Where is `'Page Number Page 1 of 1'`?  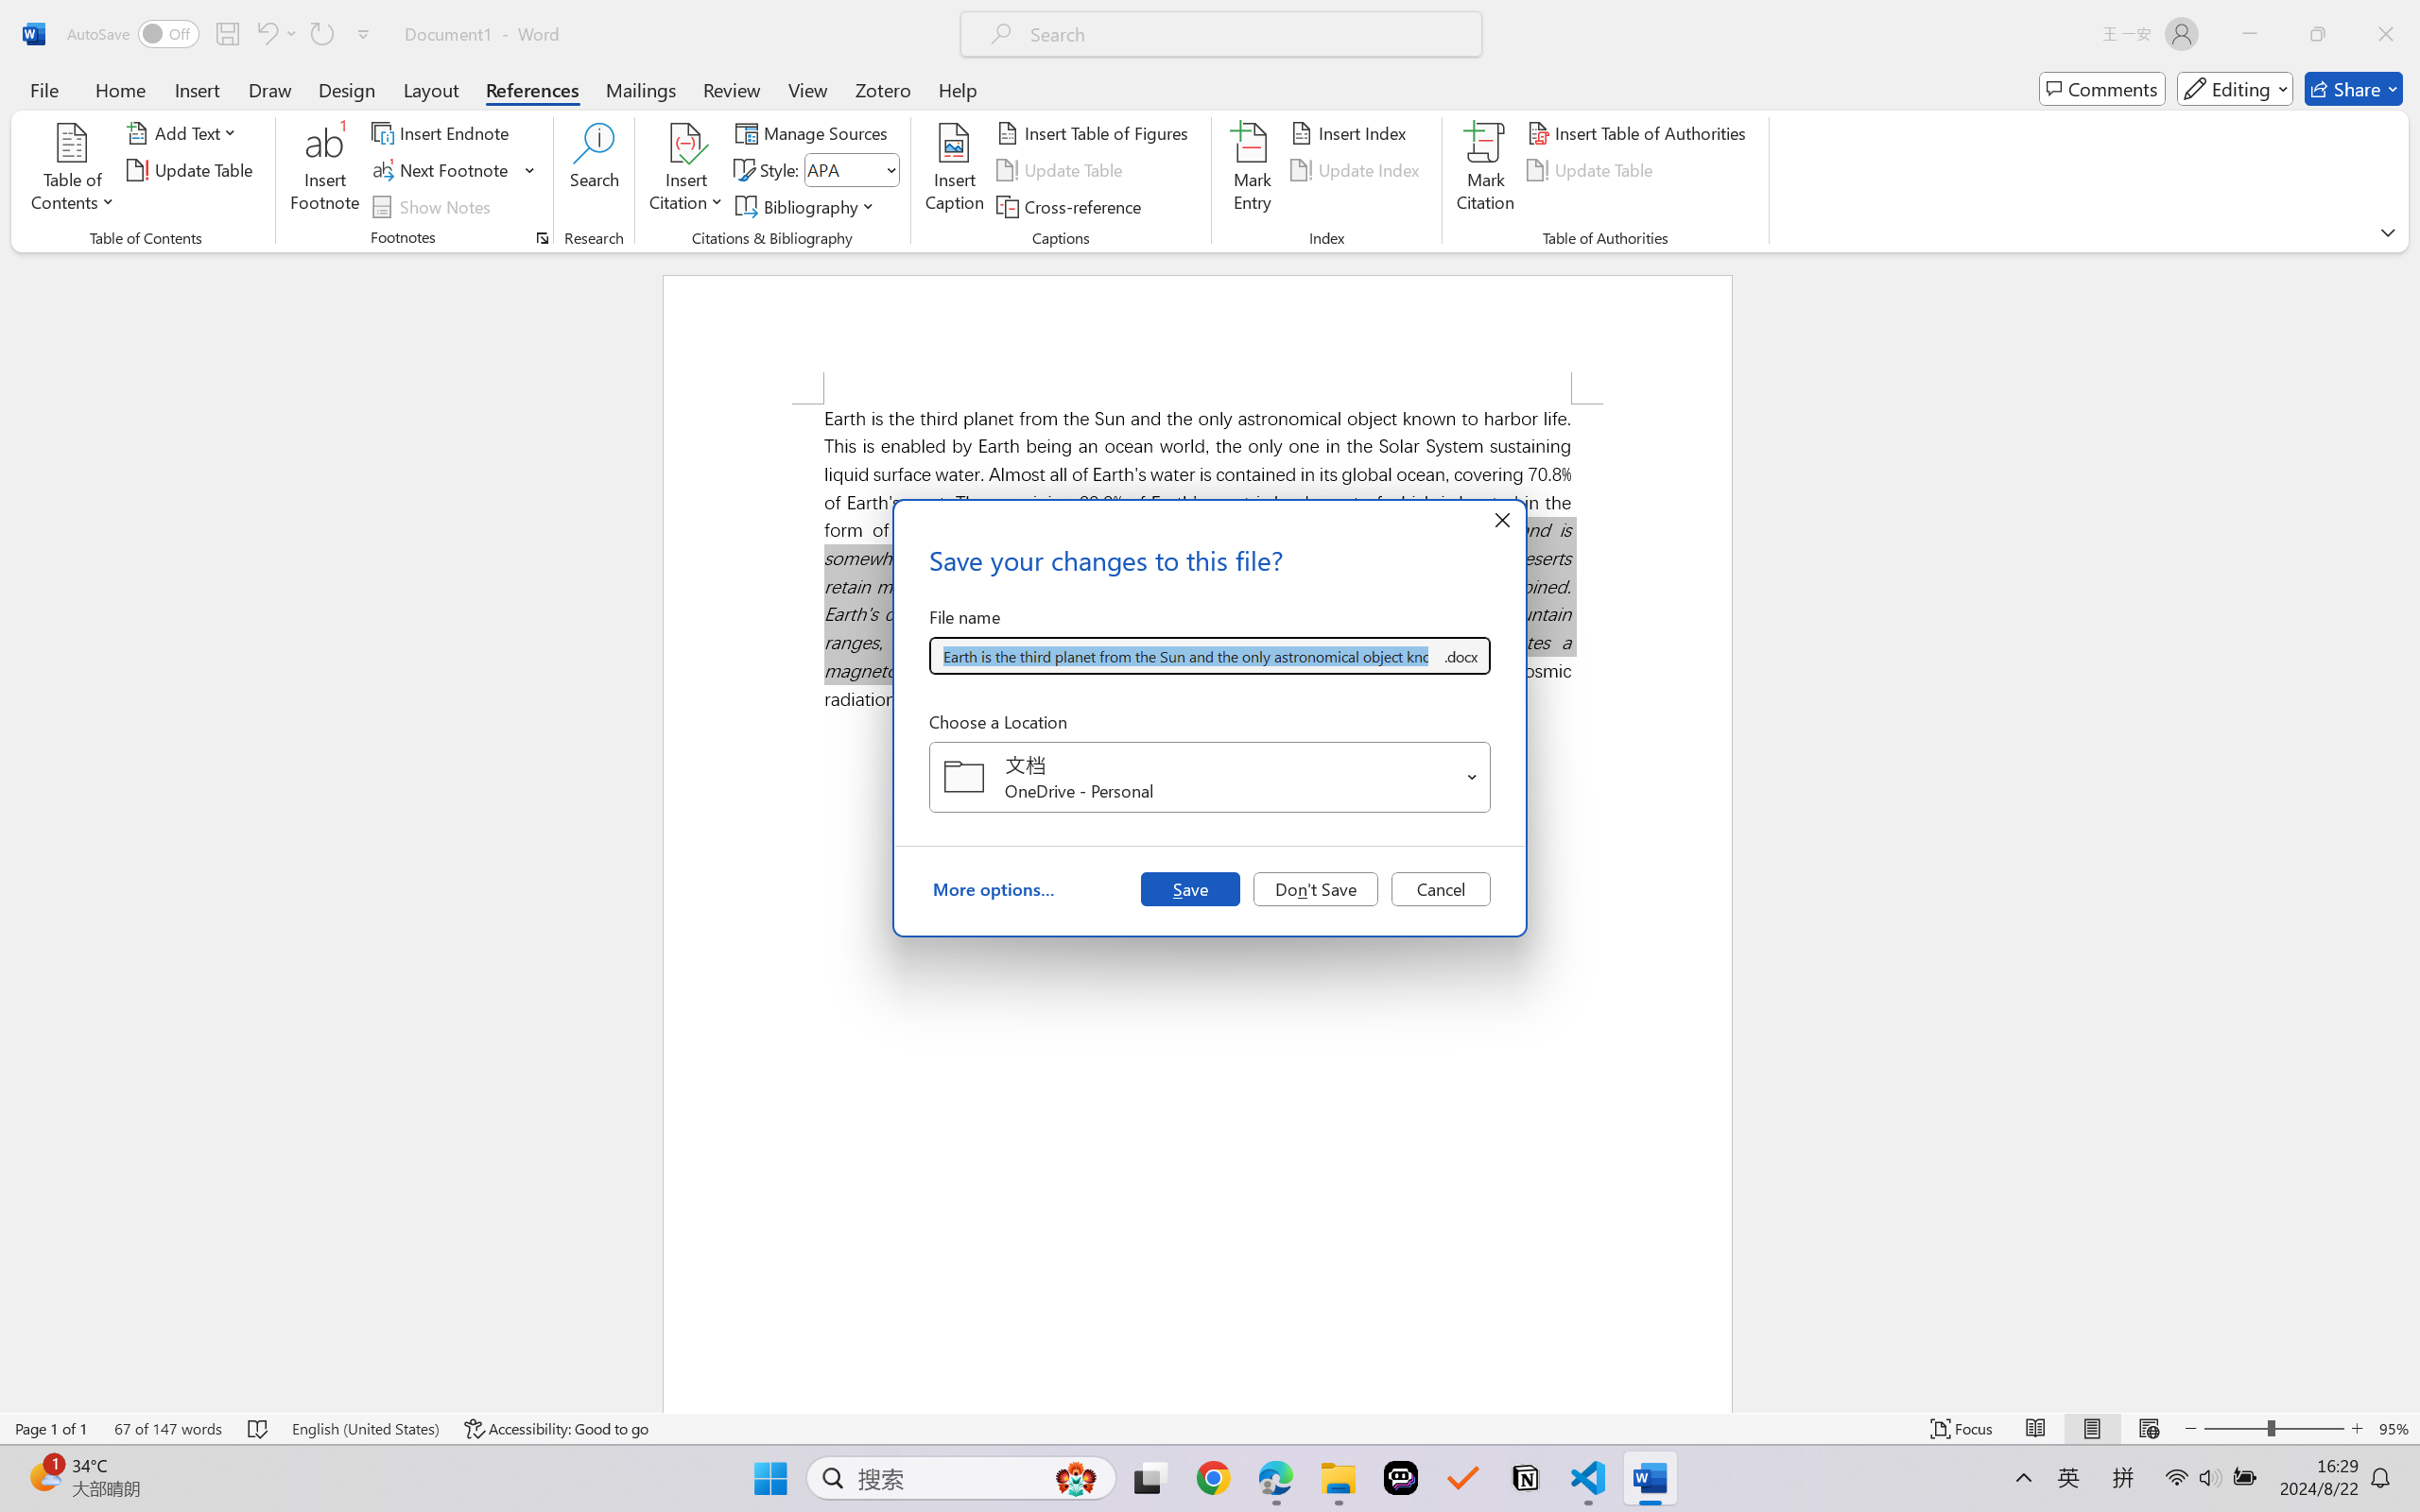
'Page Number Page 1 of 1' is located at coordinates (52, 1428).